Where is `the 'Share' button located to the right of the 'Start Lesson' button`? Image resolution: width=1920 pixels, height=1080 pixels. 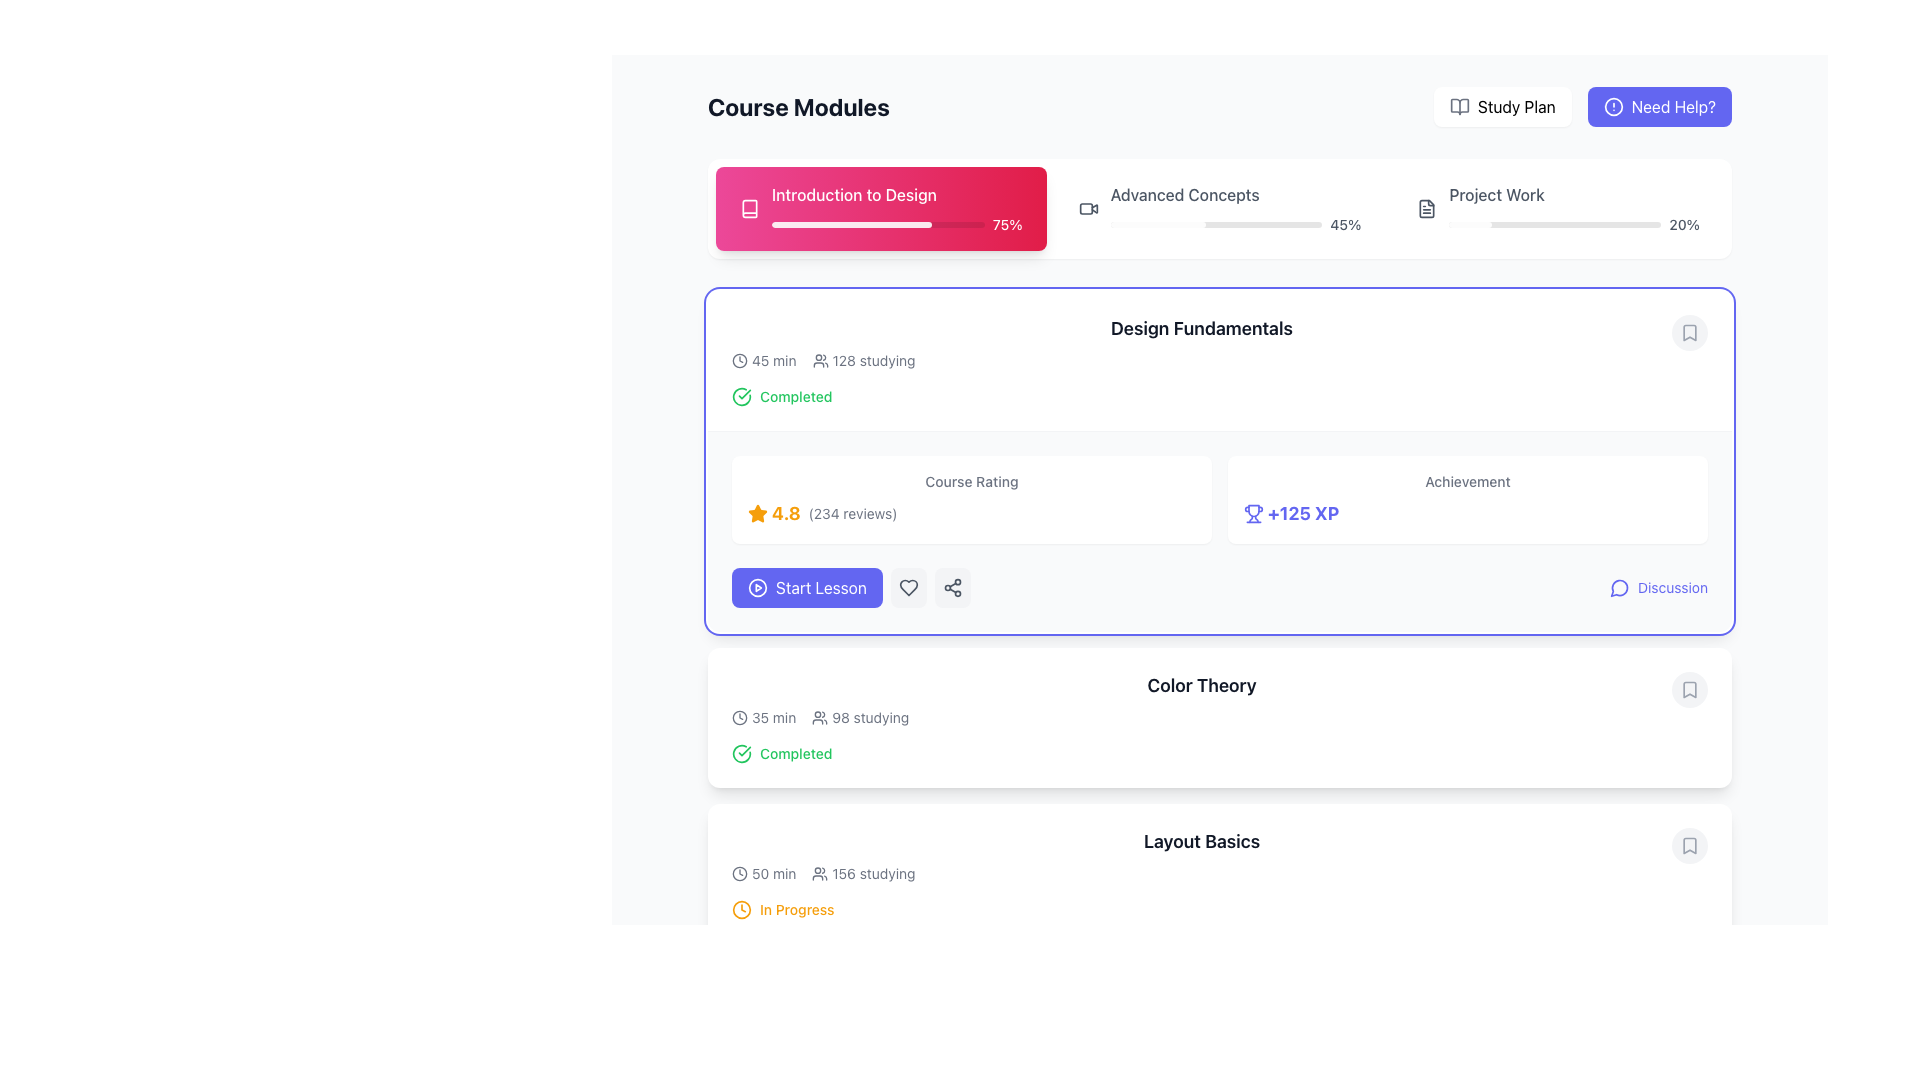 the 'Share' button located to the right of the 'Start Lesson' button is located at coordinates (951, 586).